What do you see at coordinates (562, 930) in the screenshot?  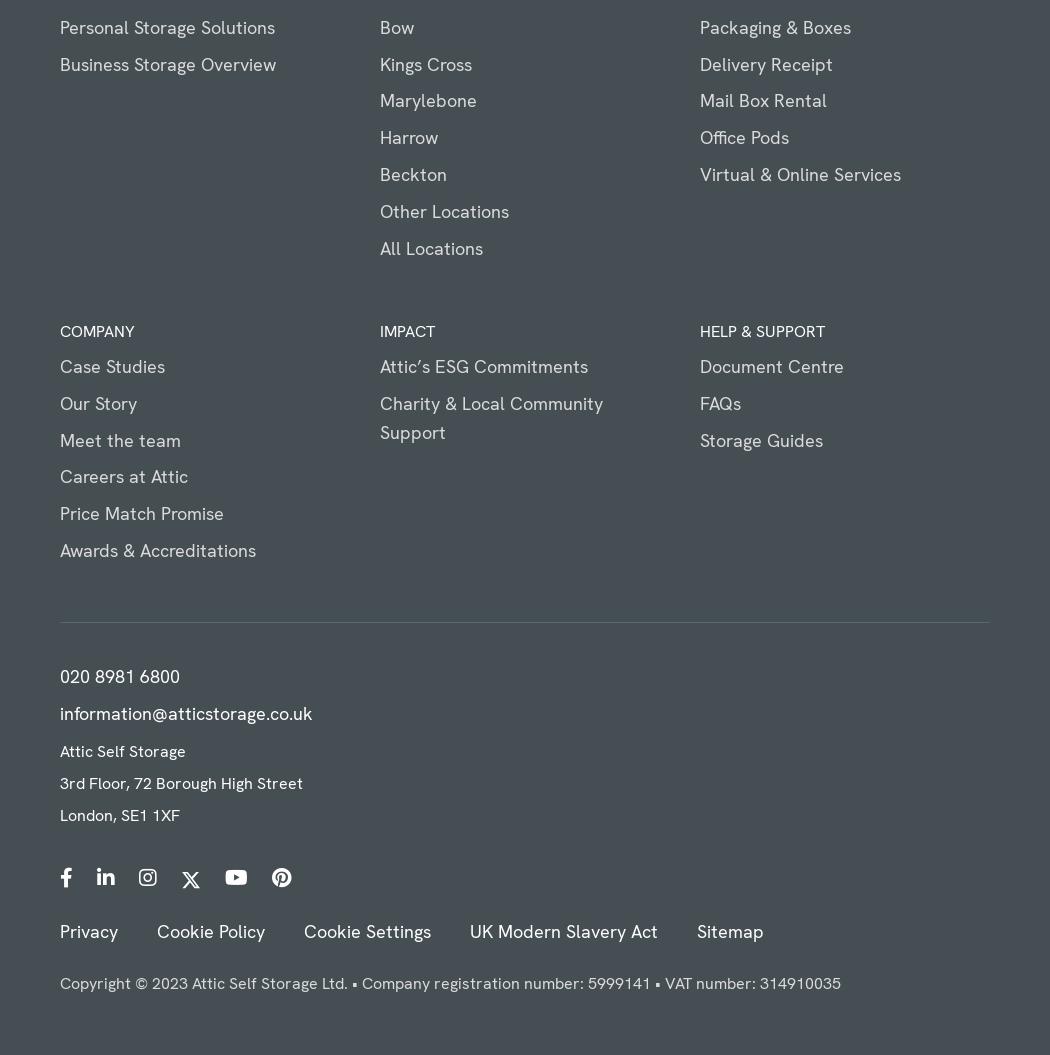 I see `'UK Modern Slavery Act'` at bounding box center [562, 930].